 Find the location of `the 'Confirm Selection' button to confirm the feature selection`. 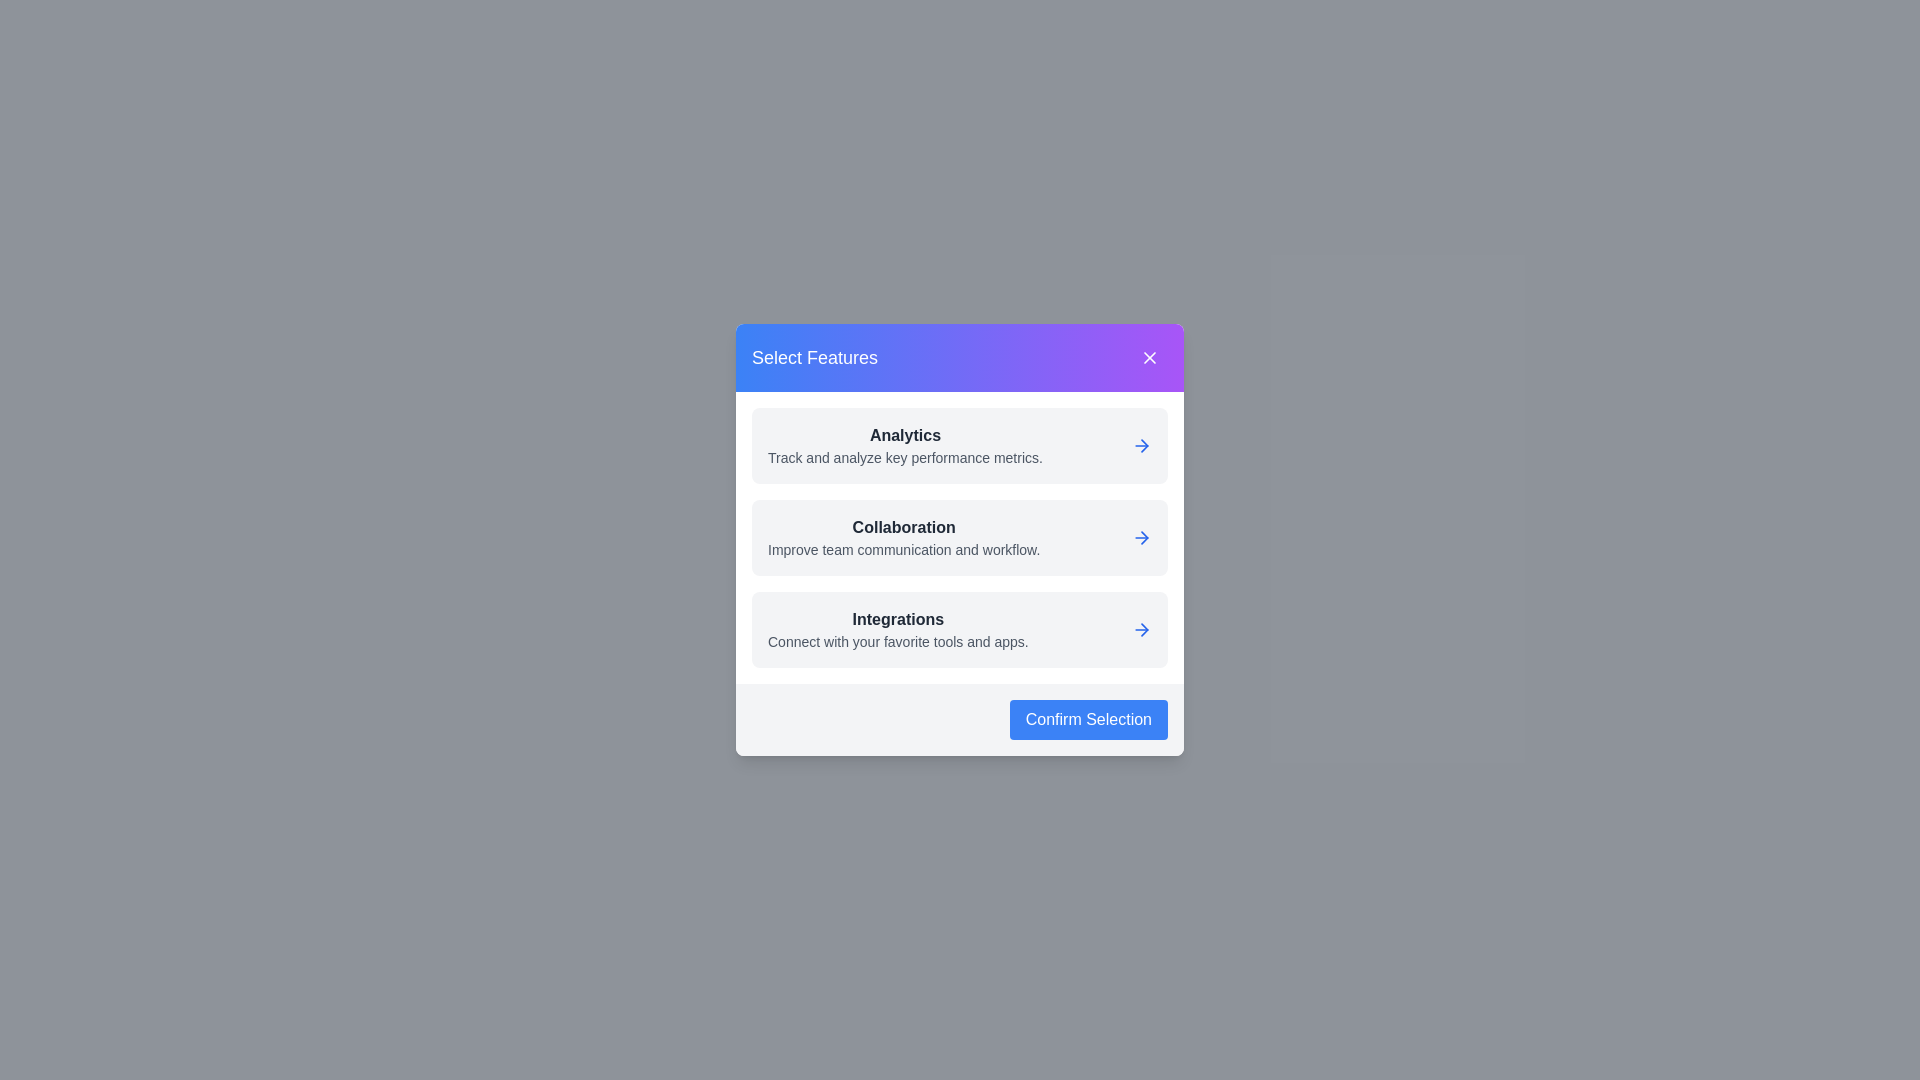

the 'Confirm Selection' button to confirm the feature selection is located at coordinates (1087, 720).